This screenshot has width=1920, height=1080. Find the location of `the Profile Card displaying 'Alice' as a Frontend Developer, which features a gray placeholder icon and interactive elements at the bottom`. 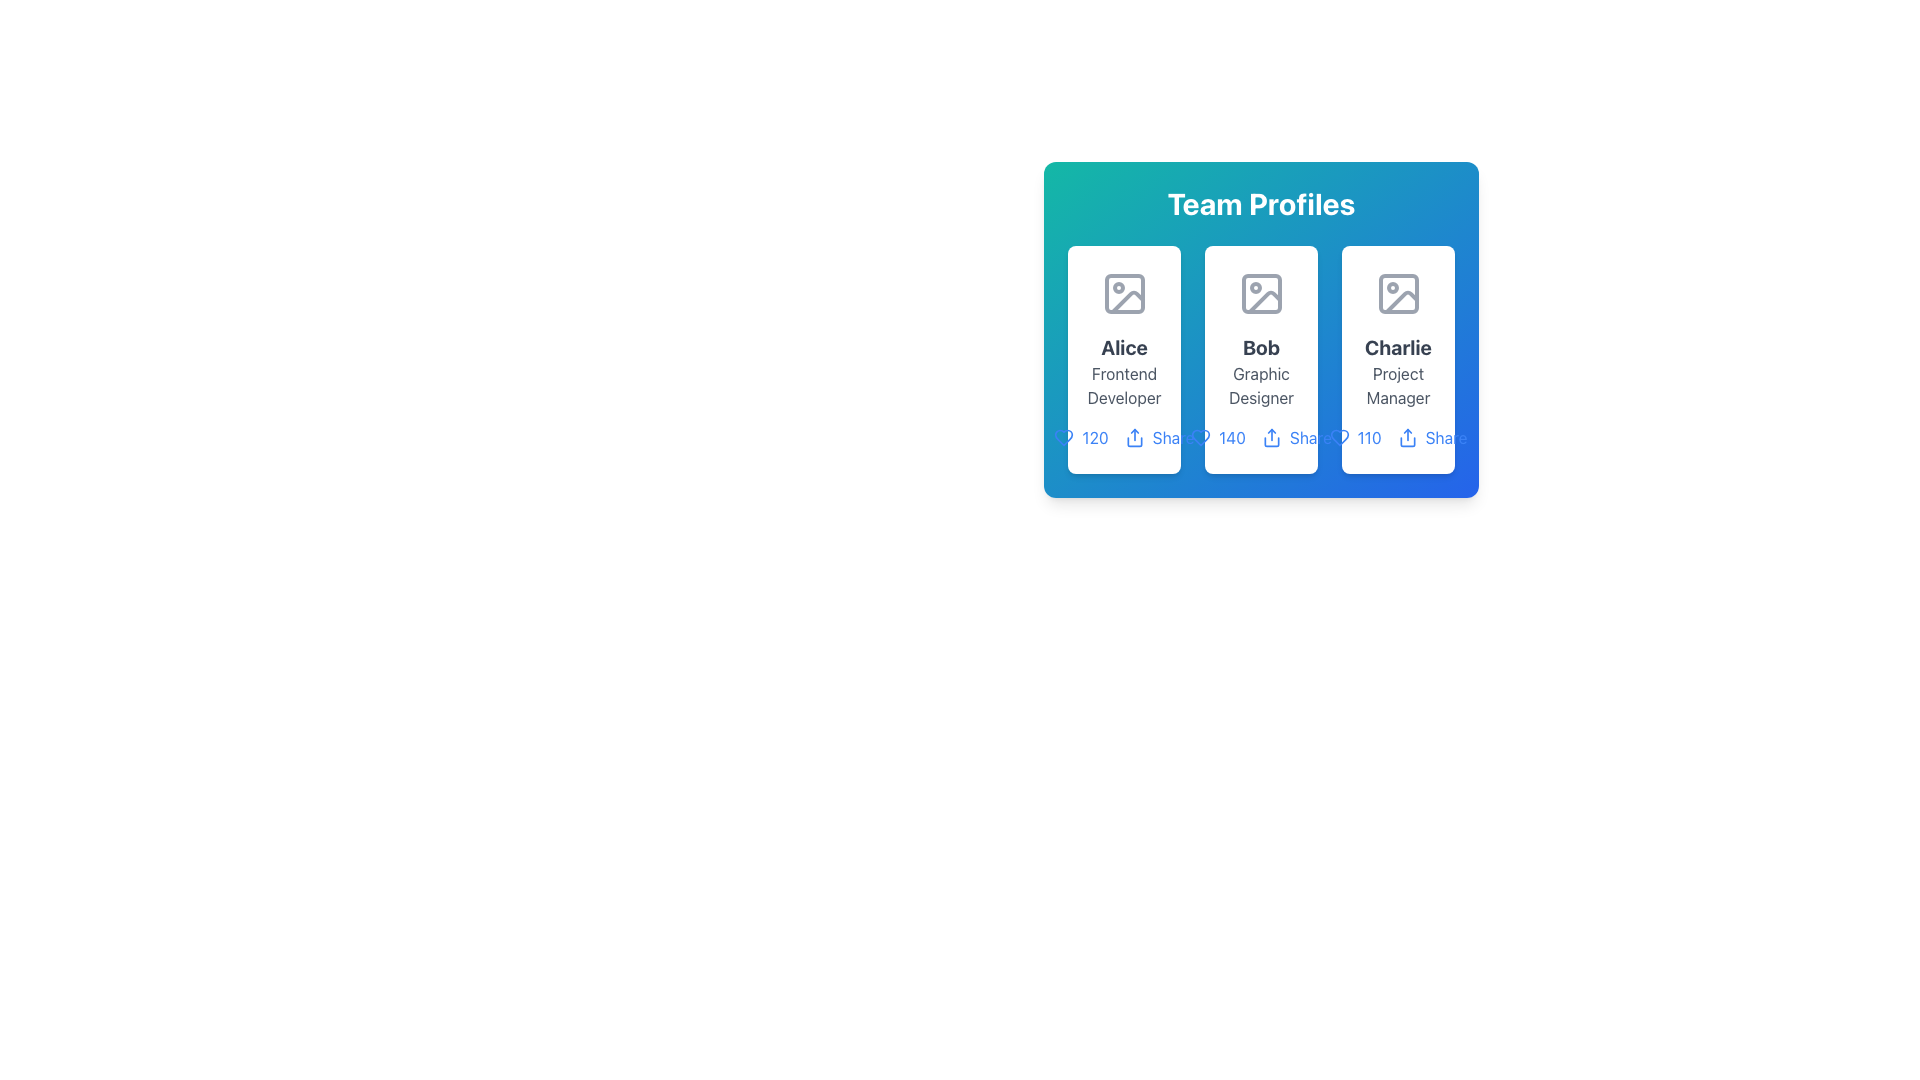

the Profile Card displaying 'Alice' as a Frontend Developer, which features a gray placeholder icon and interactive elements at the bottom is located at coordinates (1124, 358).